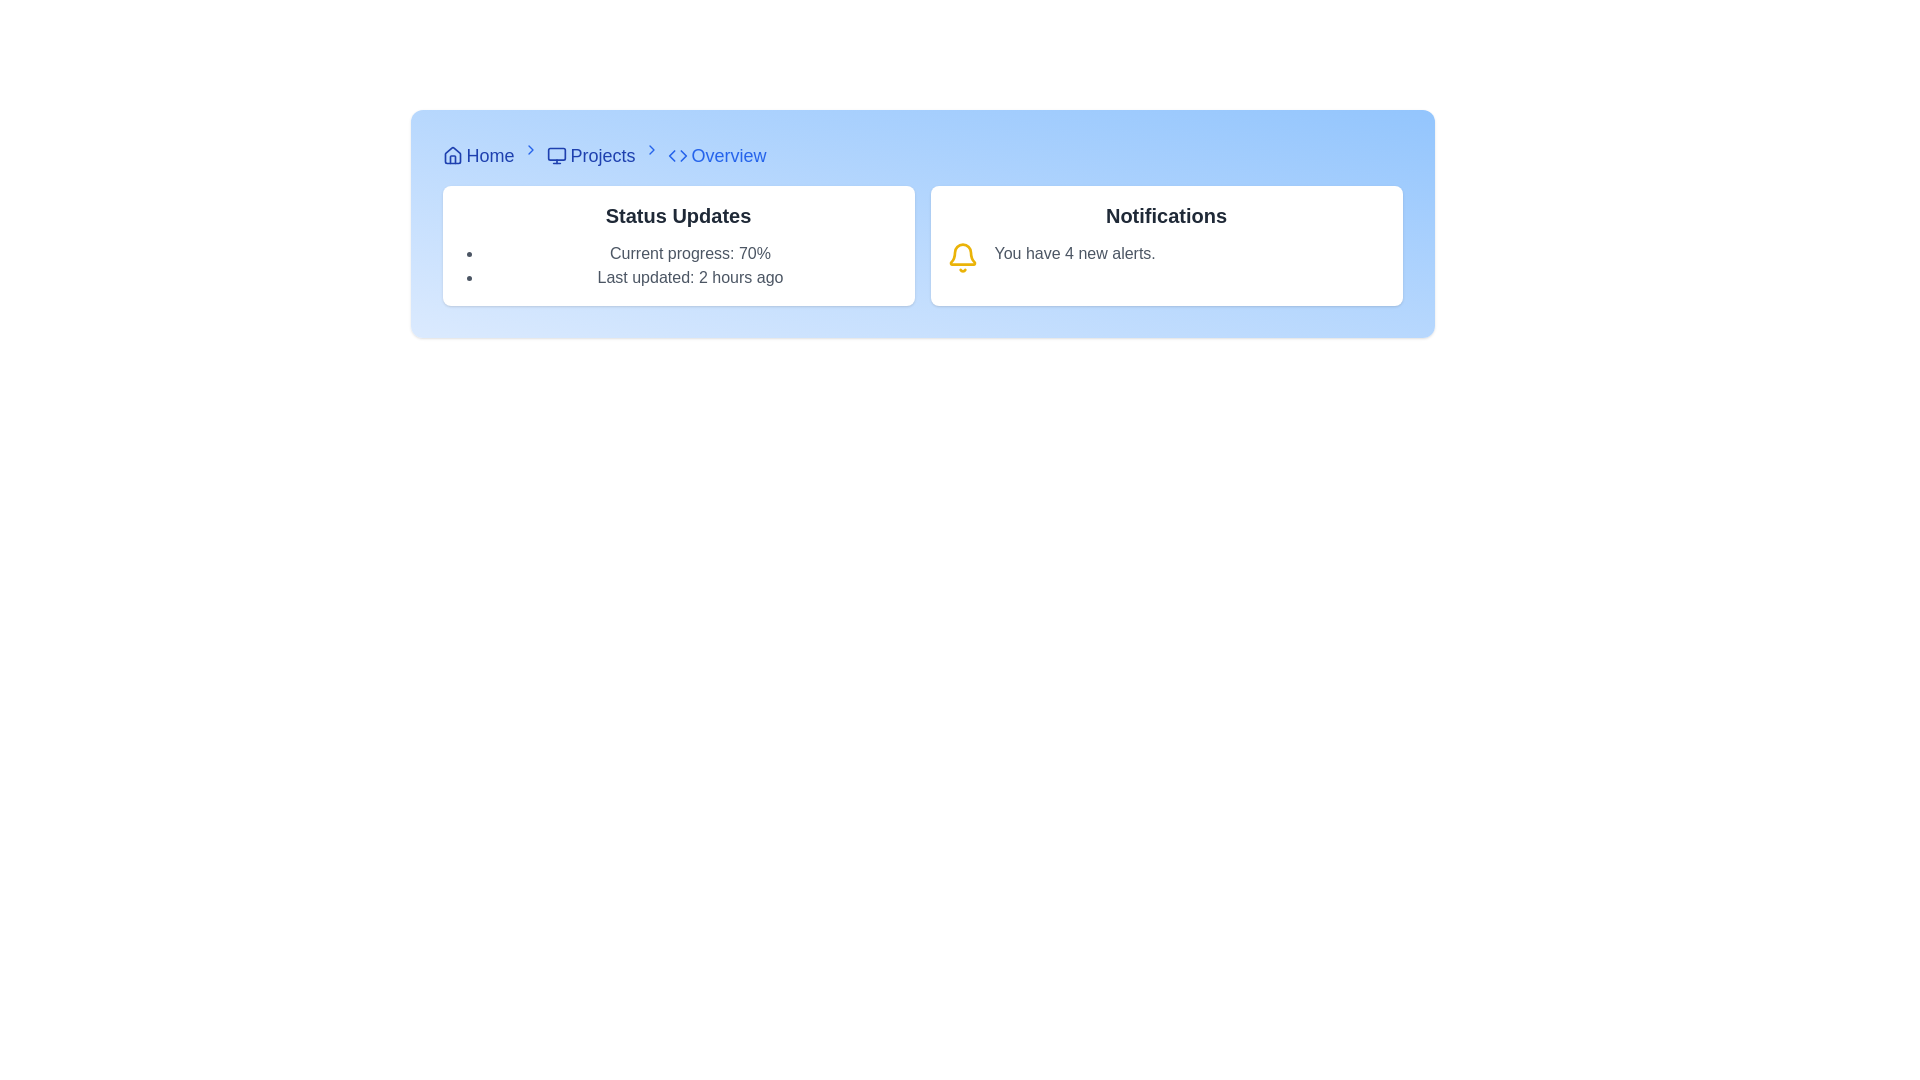 The width and height of the screenshot is (1920, 1080). I want to click on the notification indicator text label located within the 'Notifications' panel, immediately to the right of the yellow bell icon, so click(1074, 257).